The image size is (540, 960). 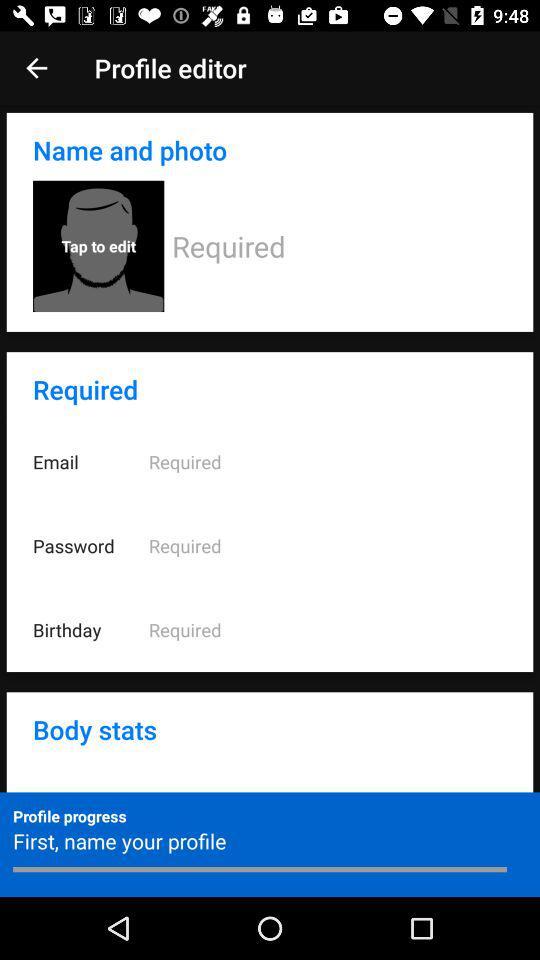 I want to click on the email option in the required field, so click(x=270, y=461).